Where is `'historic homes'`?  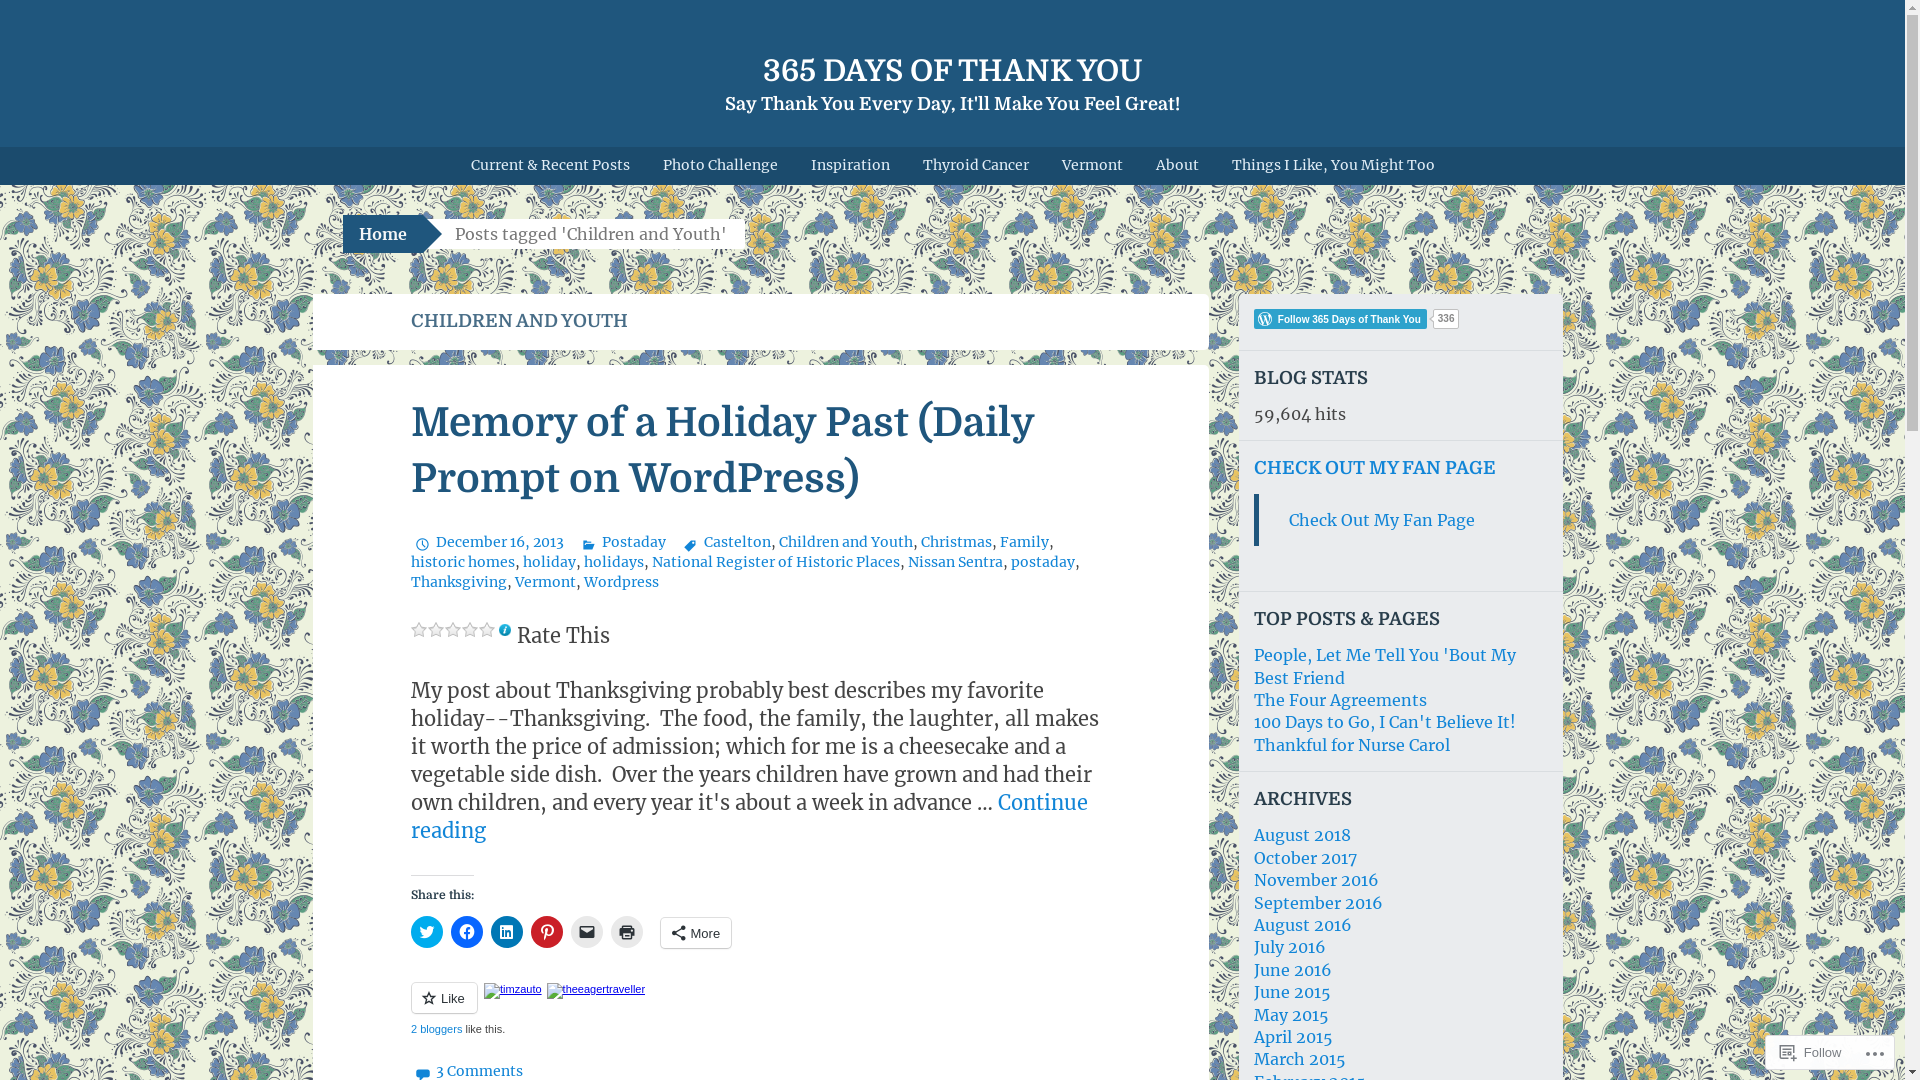 'historic homes' is located at coordinates (408, 562).